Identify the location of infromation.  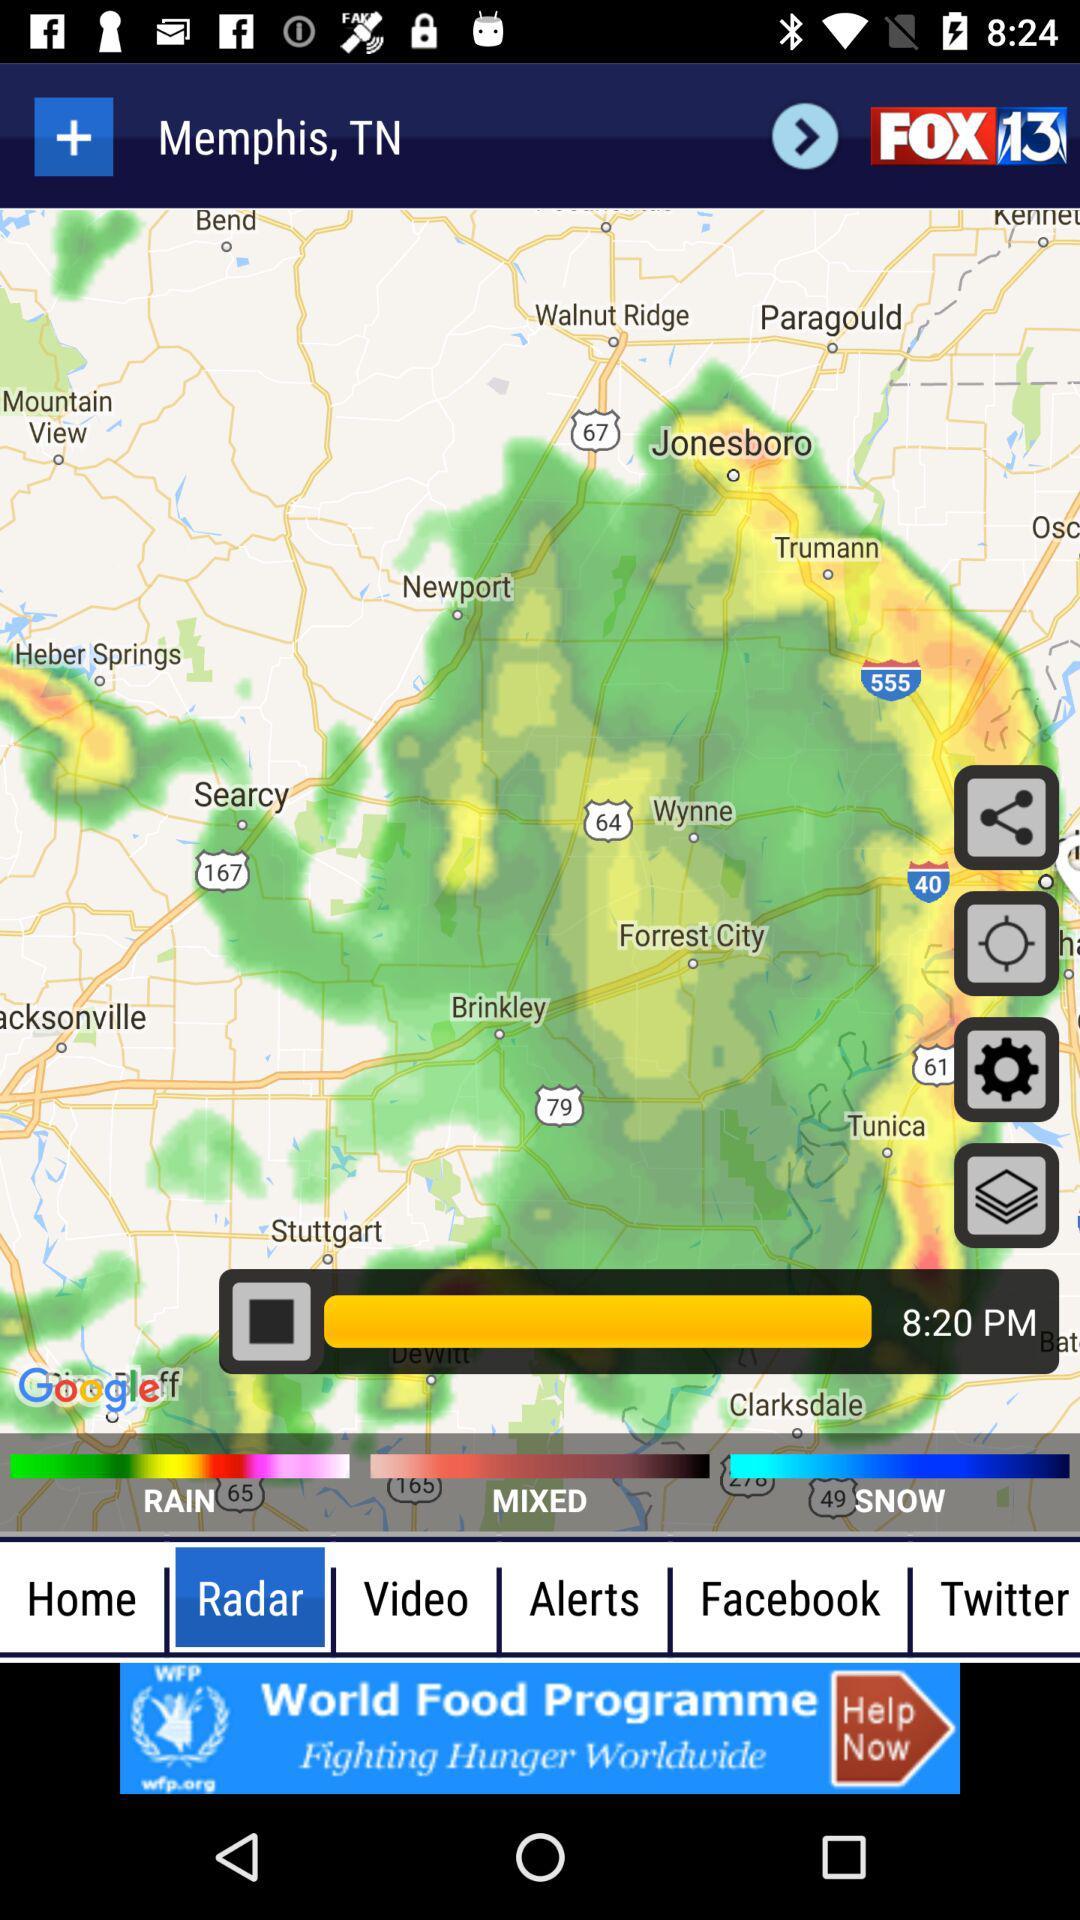
(540, 1727).